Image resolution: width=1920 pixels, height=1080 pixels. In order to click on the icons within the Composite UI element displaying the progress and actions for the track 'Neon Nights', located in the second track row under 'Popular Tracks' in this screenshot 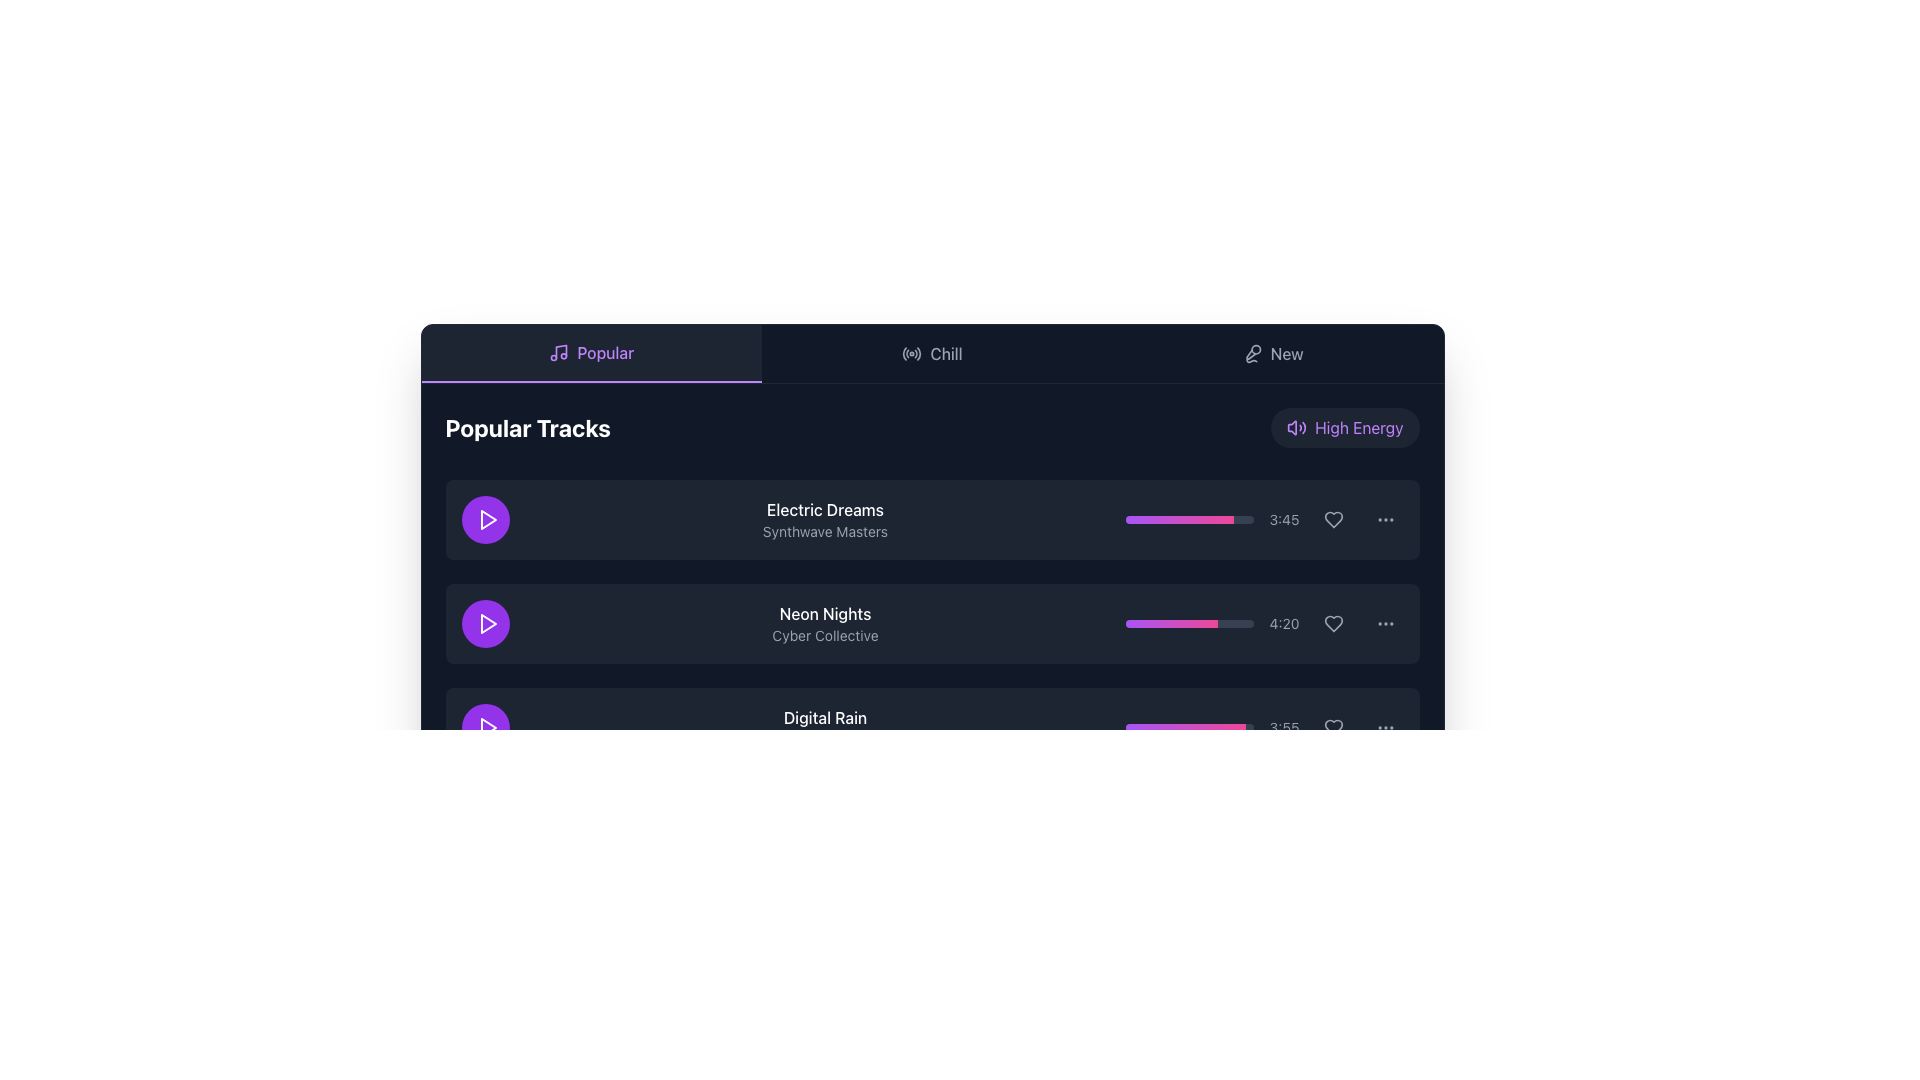, I will do `click(1263, 623)`.